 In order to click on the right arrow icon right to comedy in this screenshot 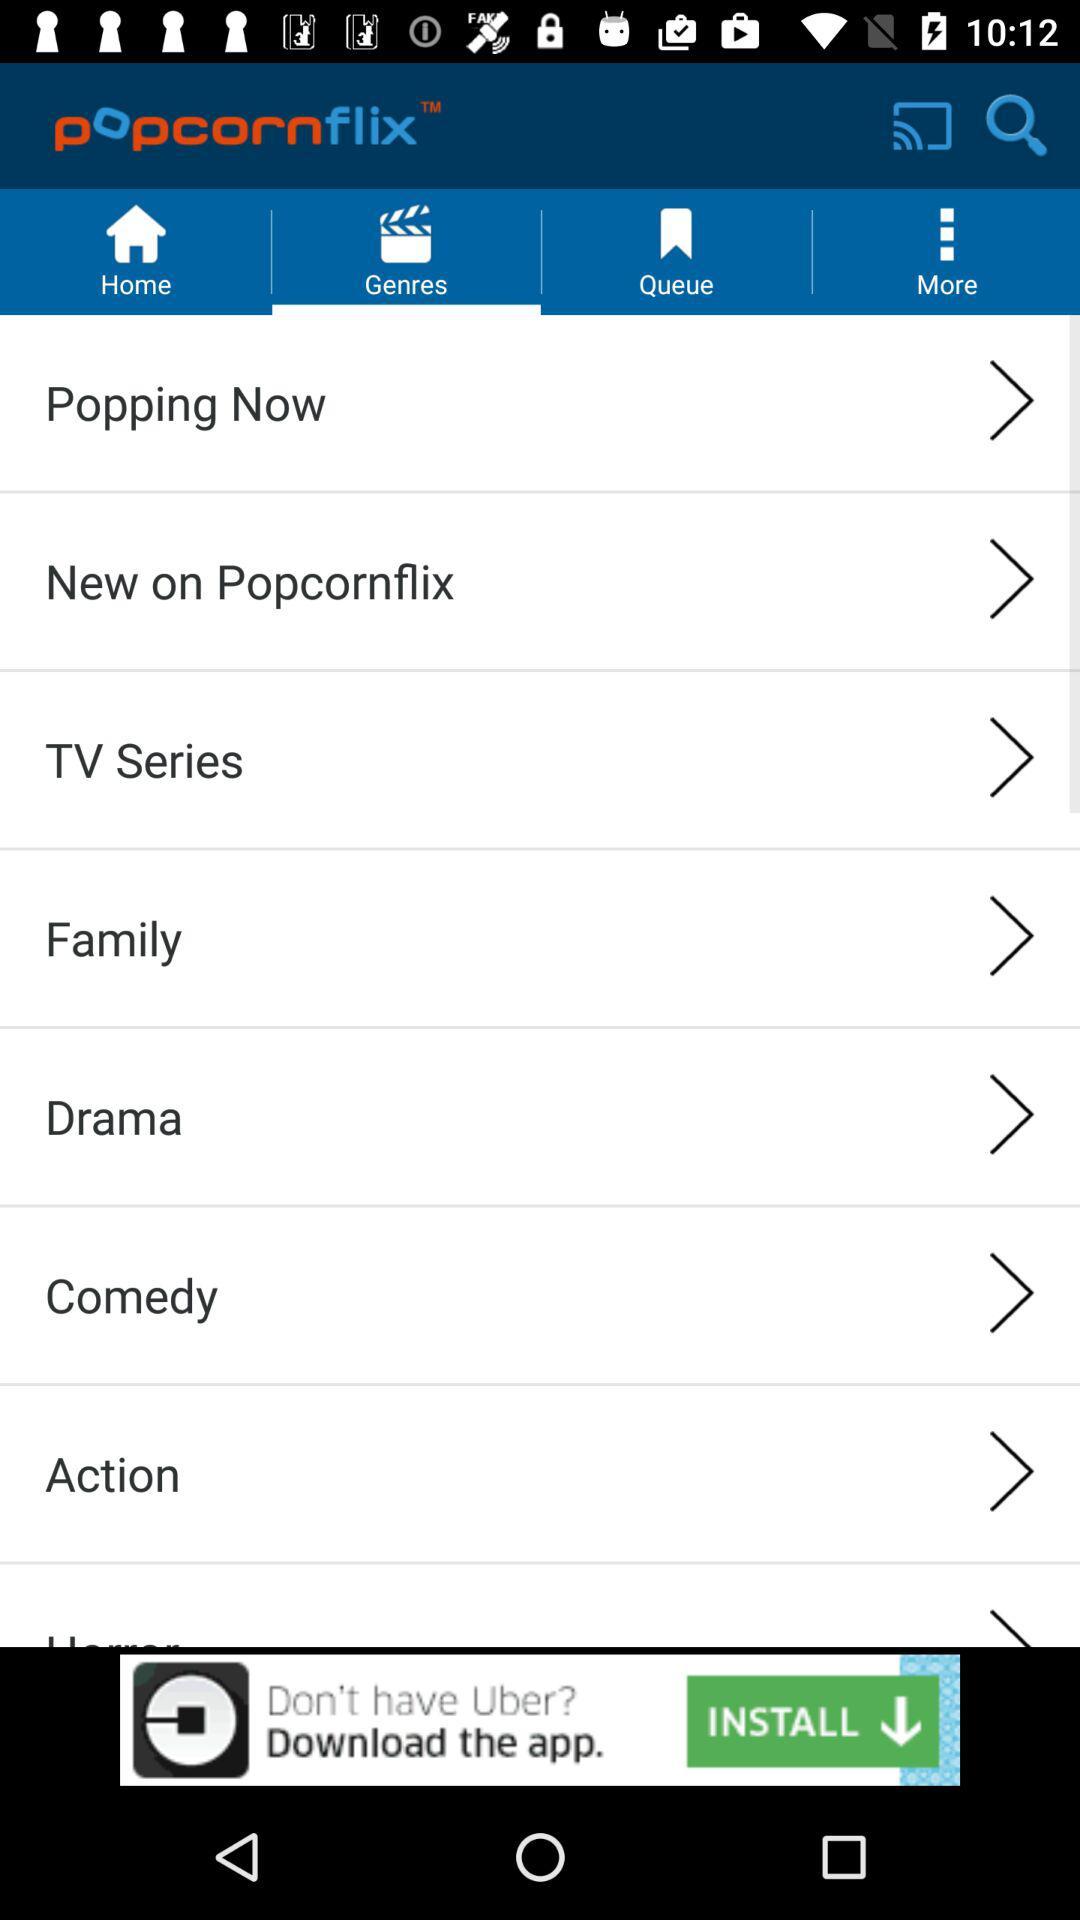, I will do `click(1012, 1295)`.